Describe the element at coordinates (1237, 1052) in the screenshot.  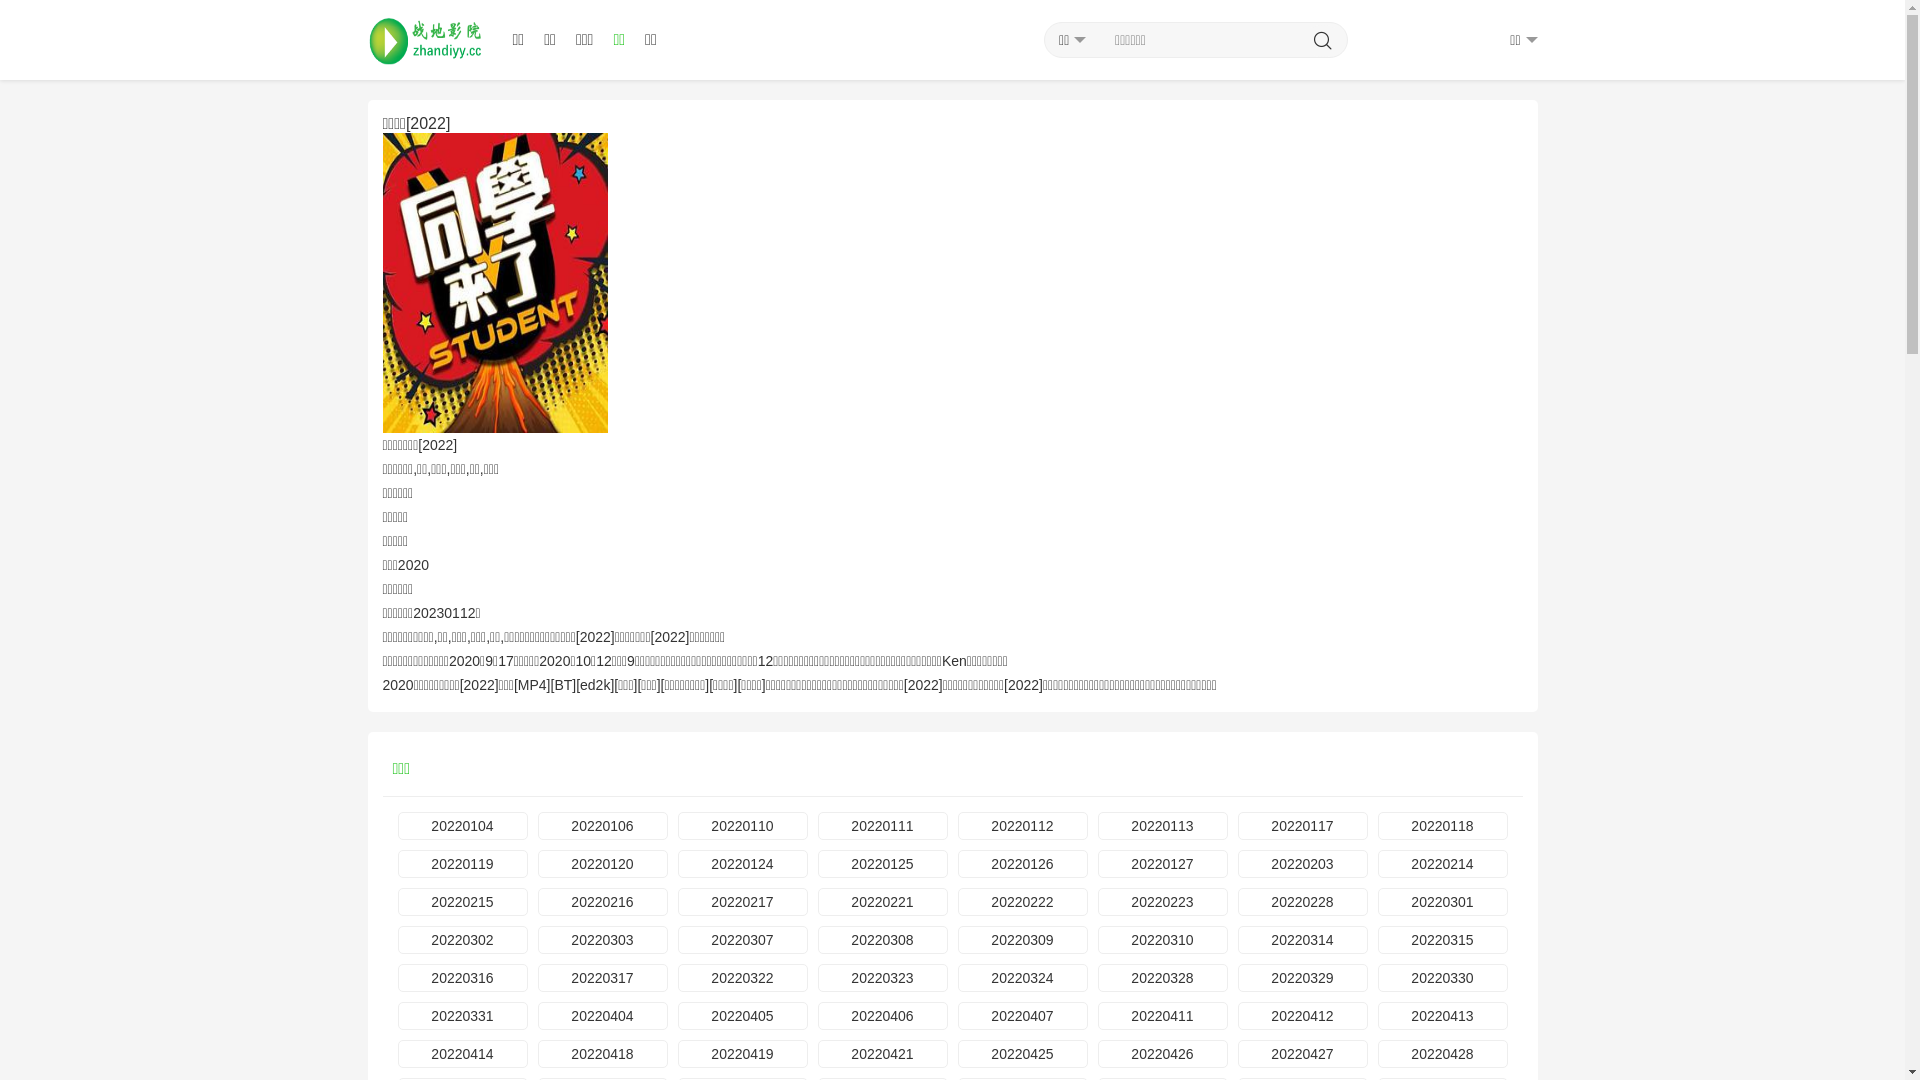
I see `'20220427'` at that location.